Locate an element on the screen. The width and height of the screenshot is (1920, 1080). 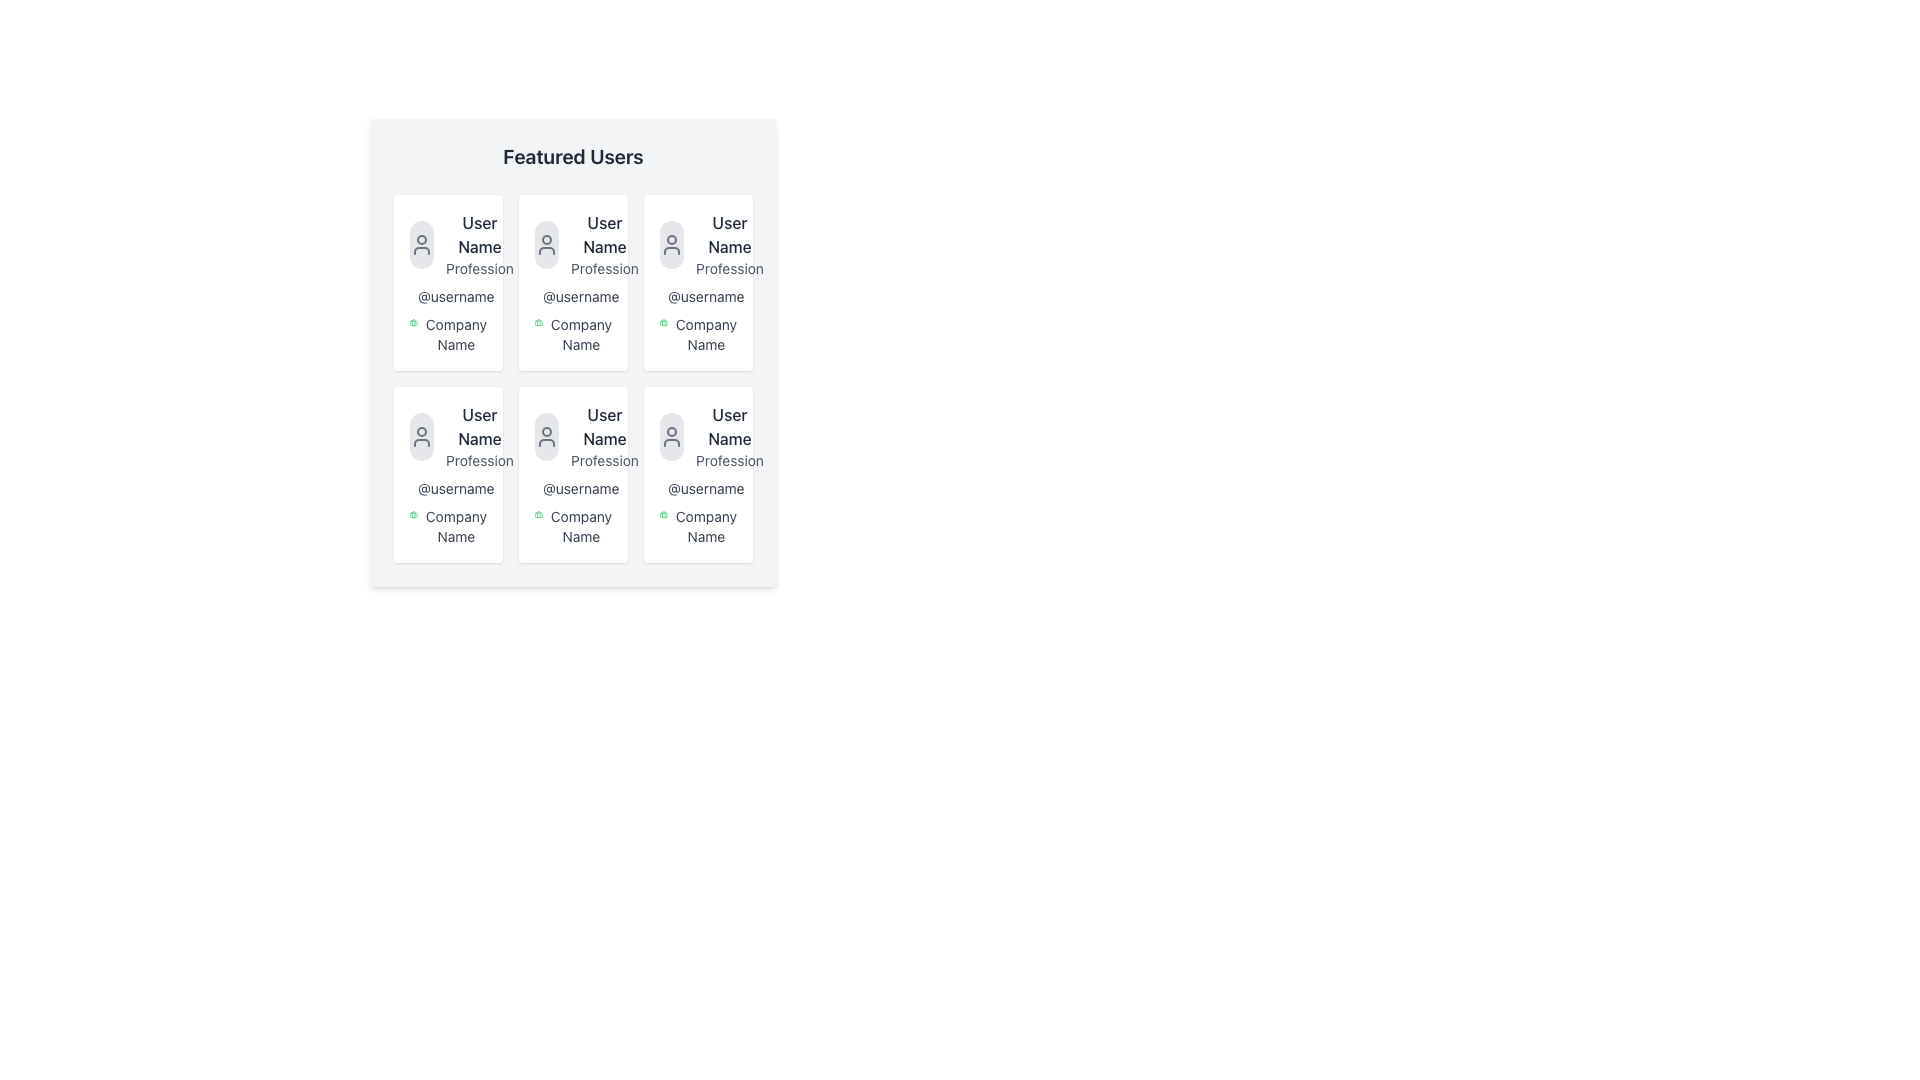
text label displaying 'Company Name', which is styled with a gray font and located near the bottom of the profile card, positioned centrally in the second row of a grid layout is located at coordinates (706, 334).